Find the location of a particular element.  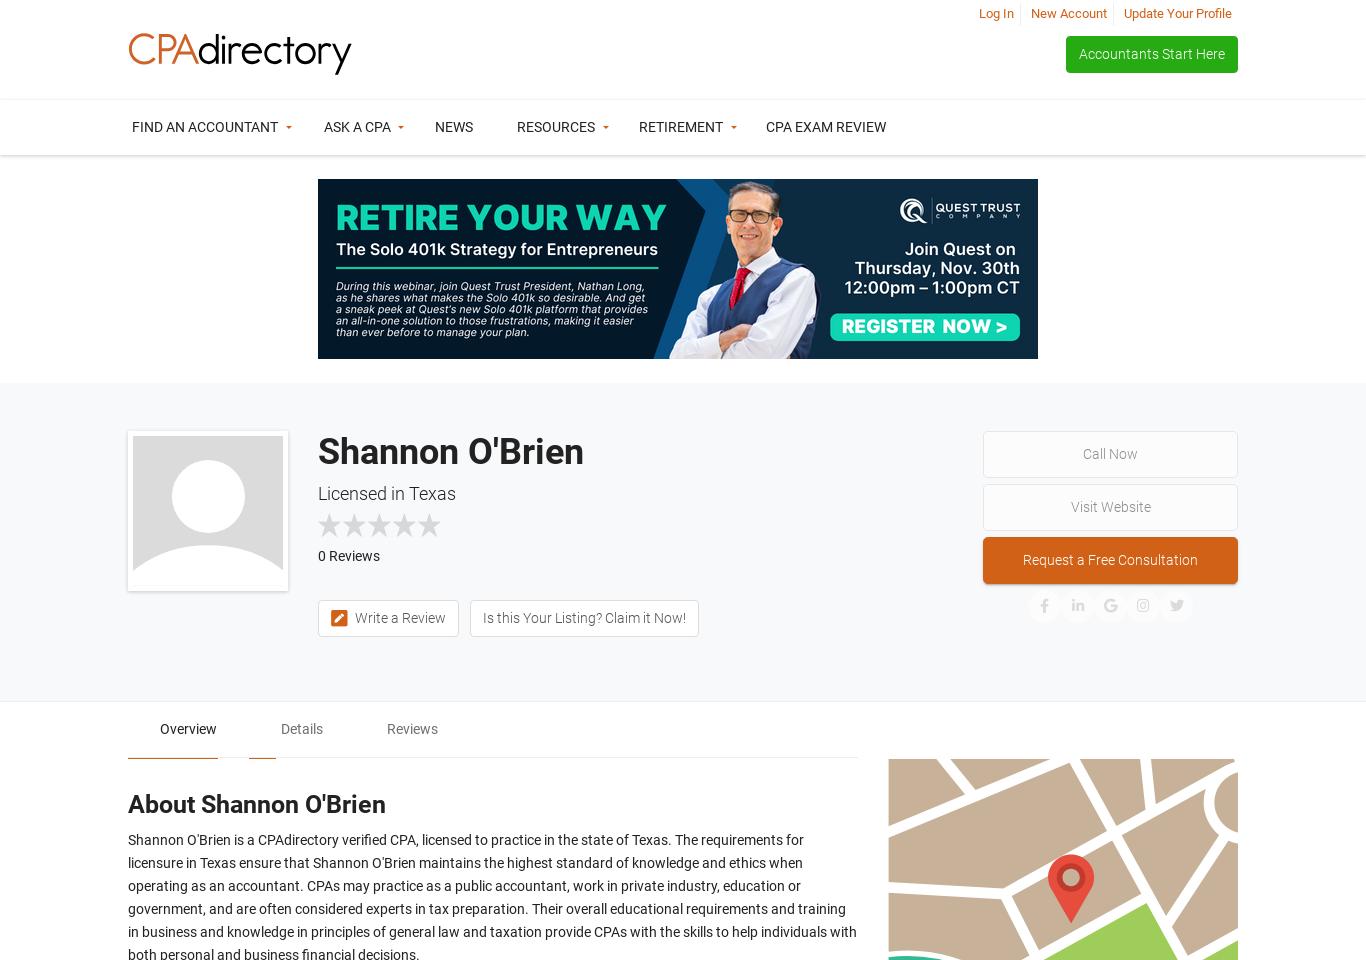

'Retirement' is located at coordinates (638, 126).